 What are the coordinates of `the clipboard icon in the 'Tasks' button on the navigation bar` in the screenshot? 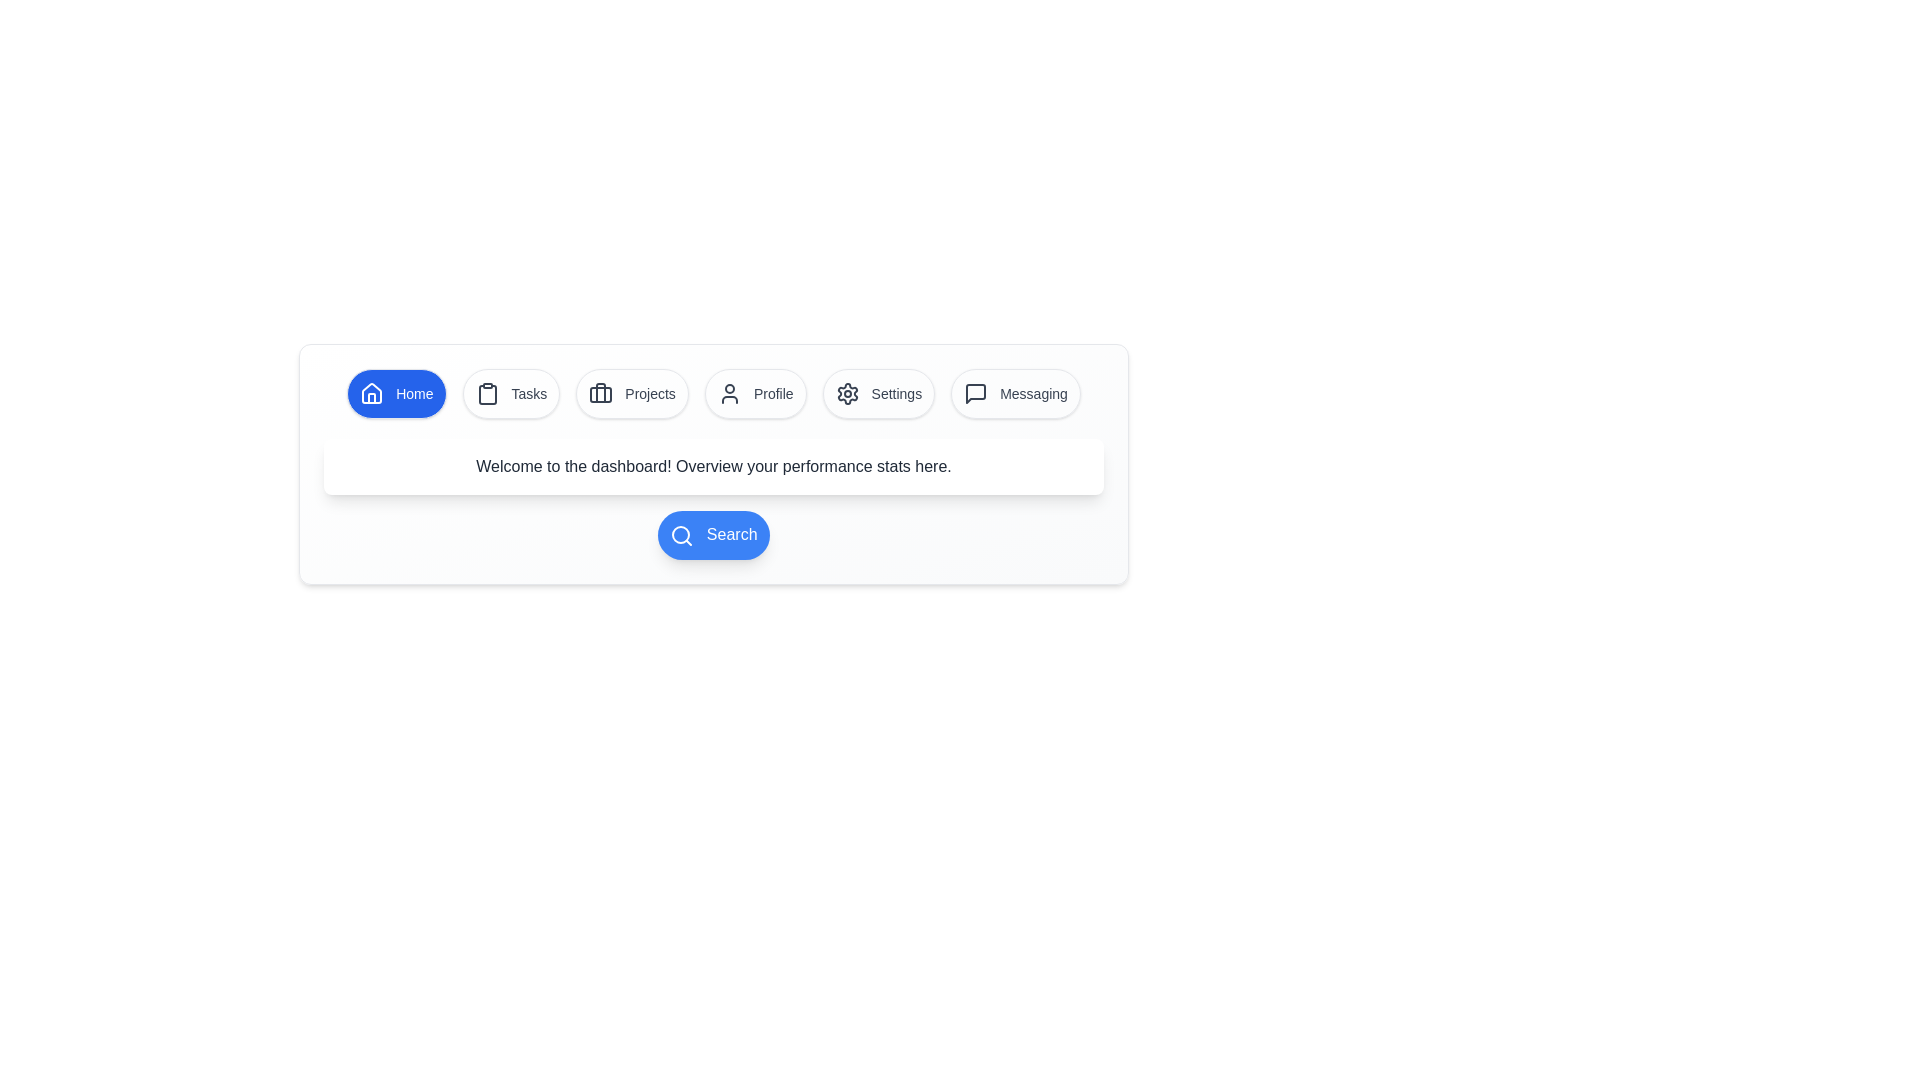 It's located at (487, 393).